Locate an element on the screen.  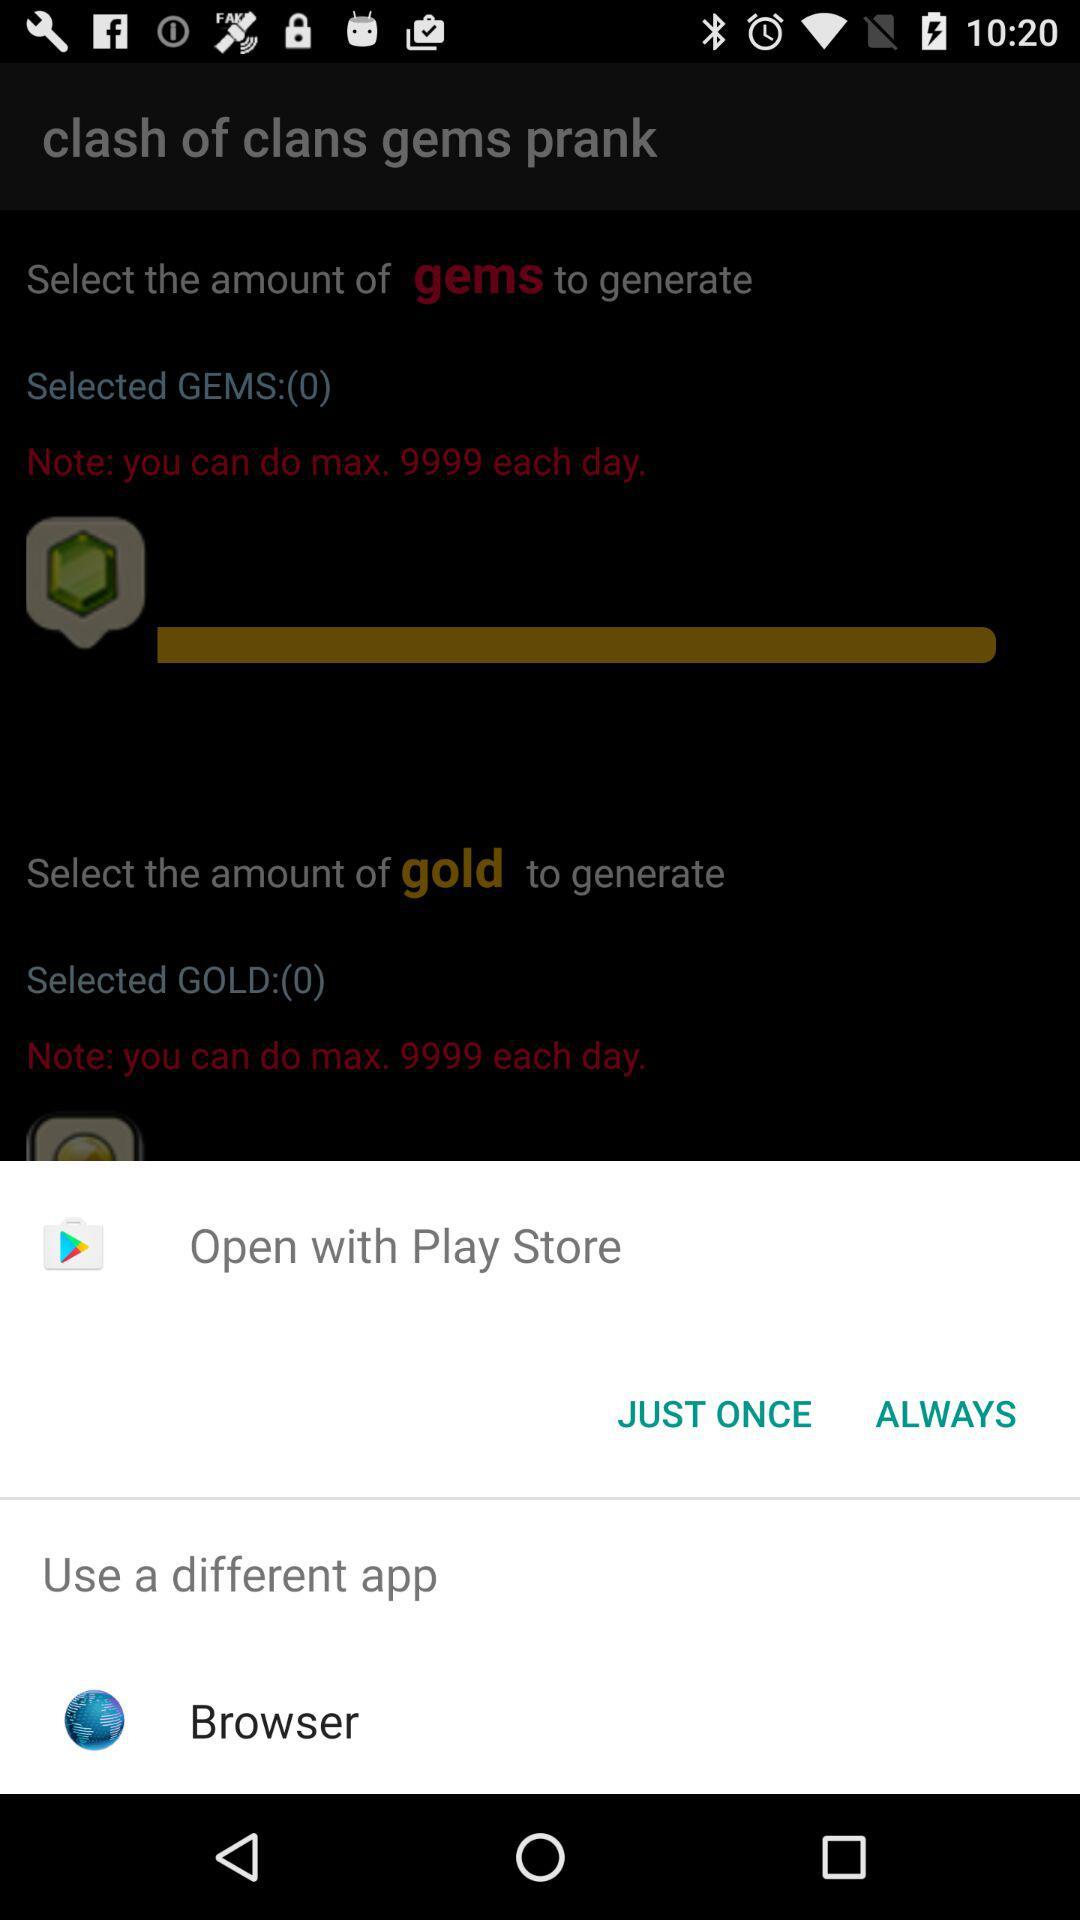
the use a different is located at coordinates (540, 1572).